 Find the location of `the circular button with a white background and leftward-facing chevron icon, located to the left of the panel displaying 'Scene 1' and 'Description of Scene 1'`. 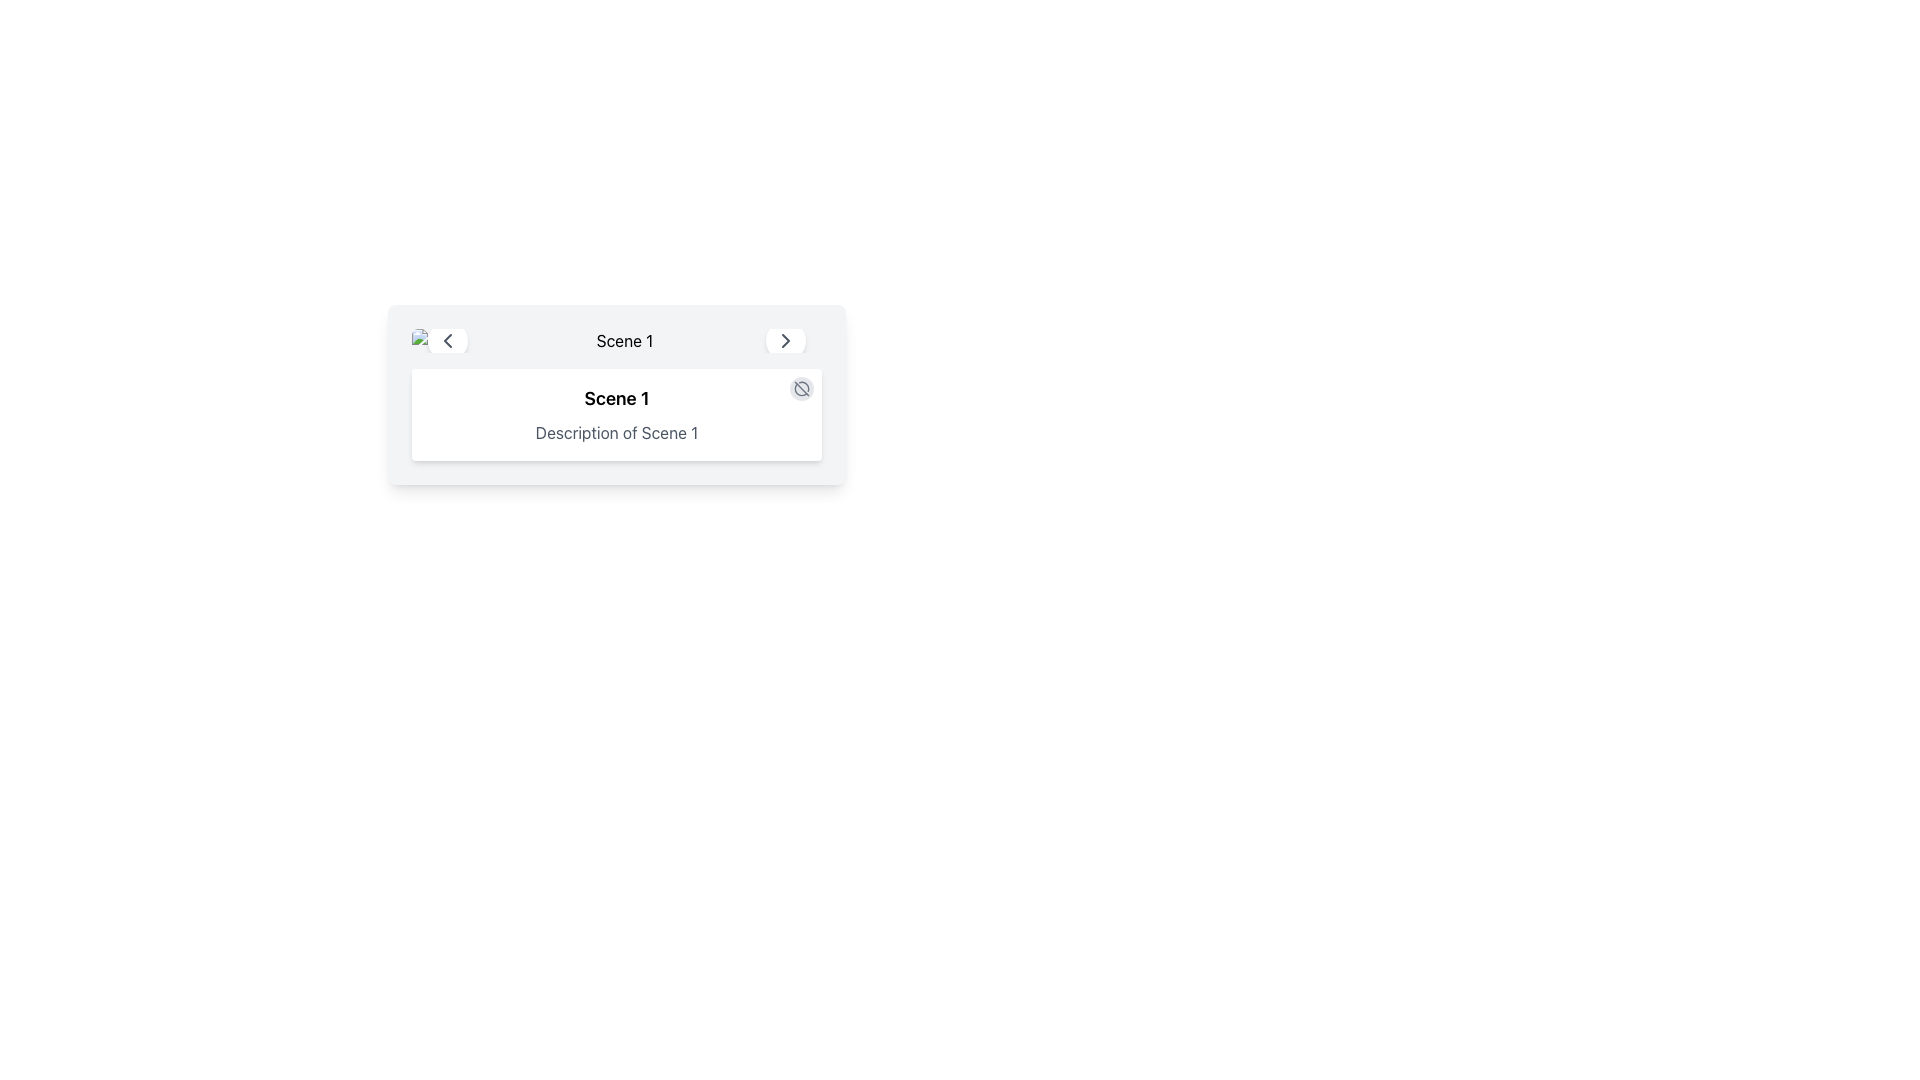

the circular button with a white background and leftward-facing chevron icon, located to the left of the panel displaying 'Scene 1' and 'Description of Scene 1' is located at coordinates (446, 339).